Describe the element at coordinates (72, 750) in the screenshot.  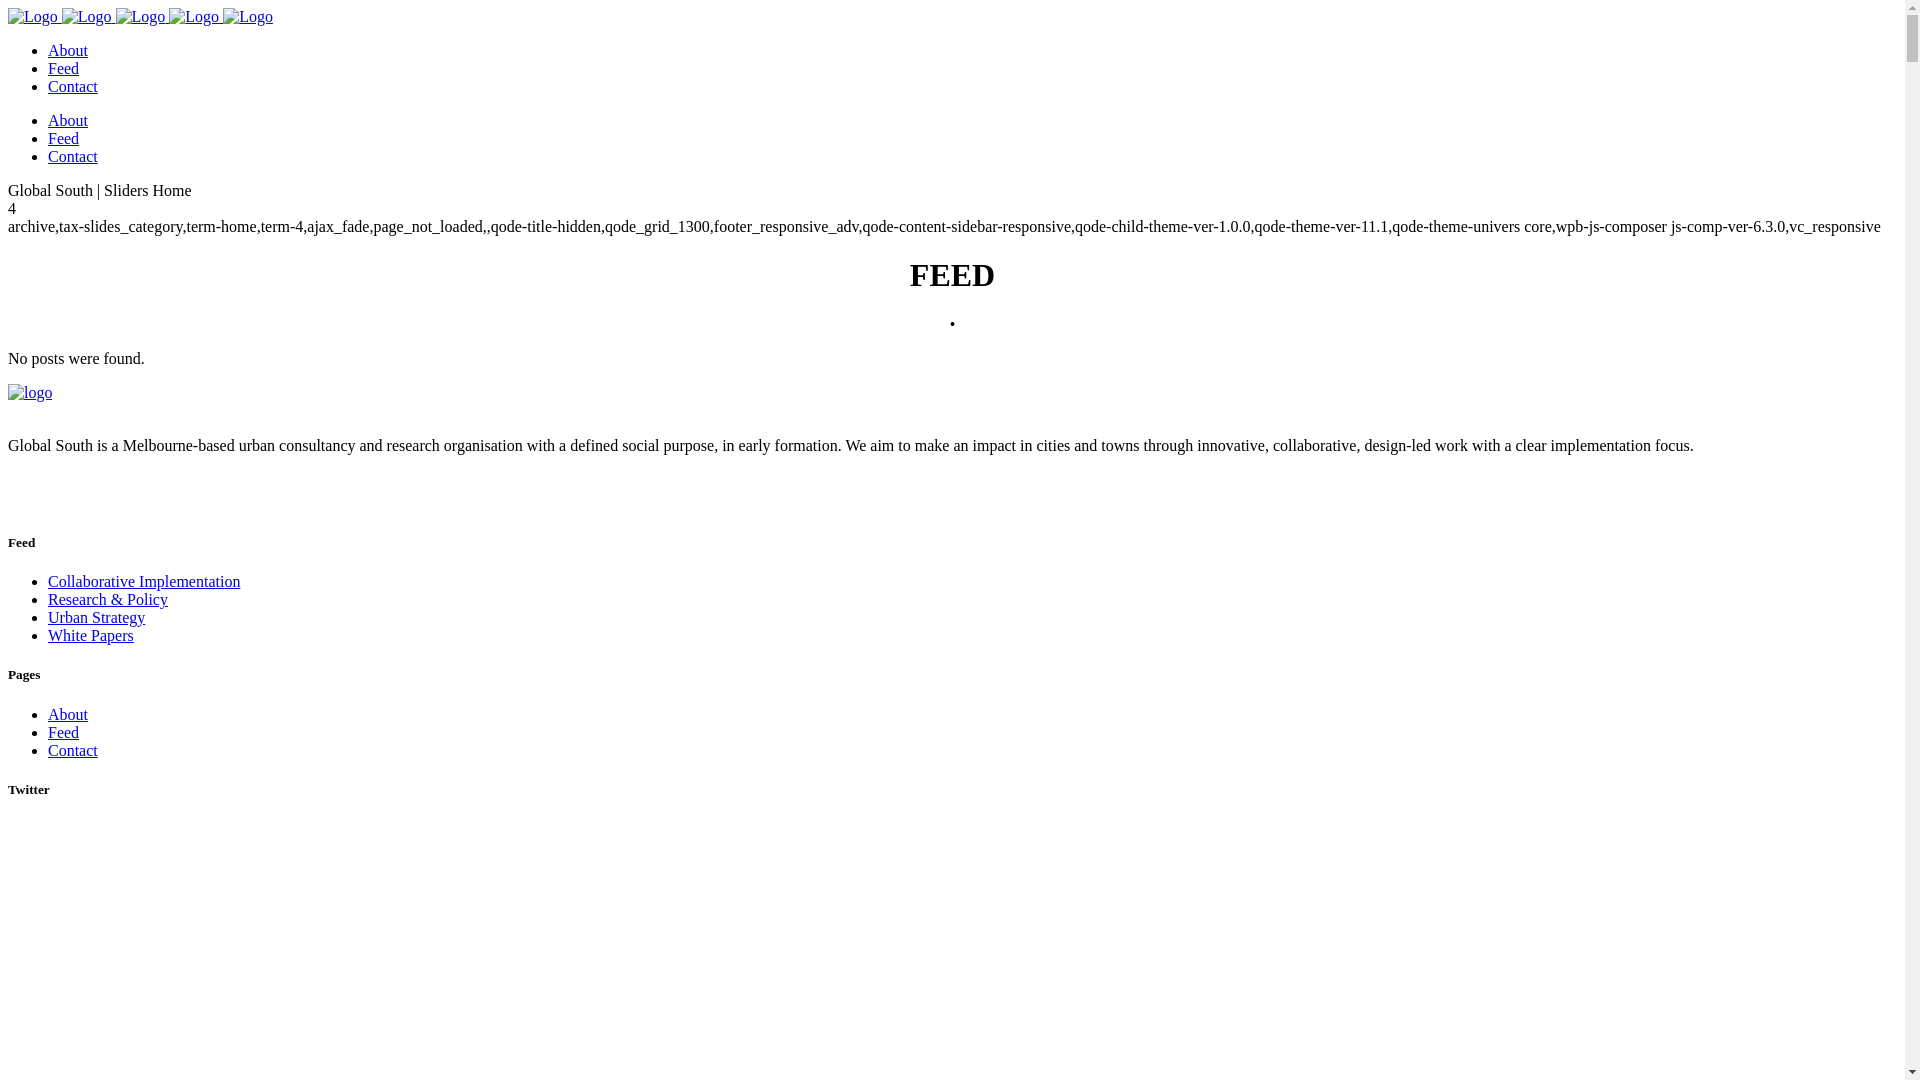
I see `'Contact'` at that location.